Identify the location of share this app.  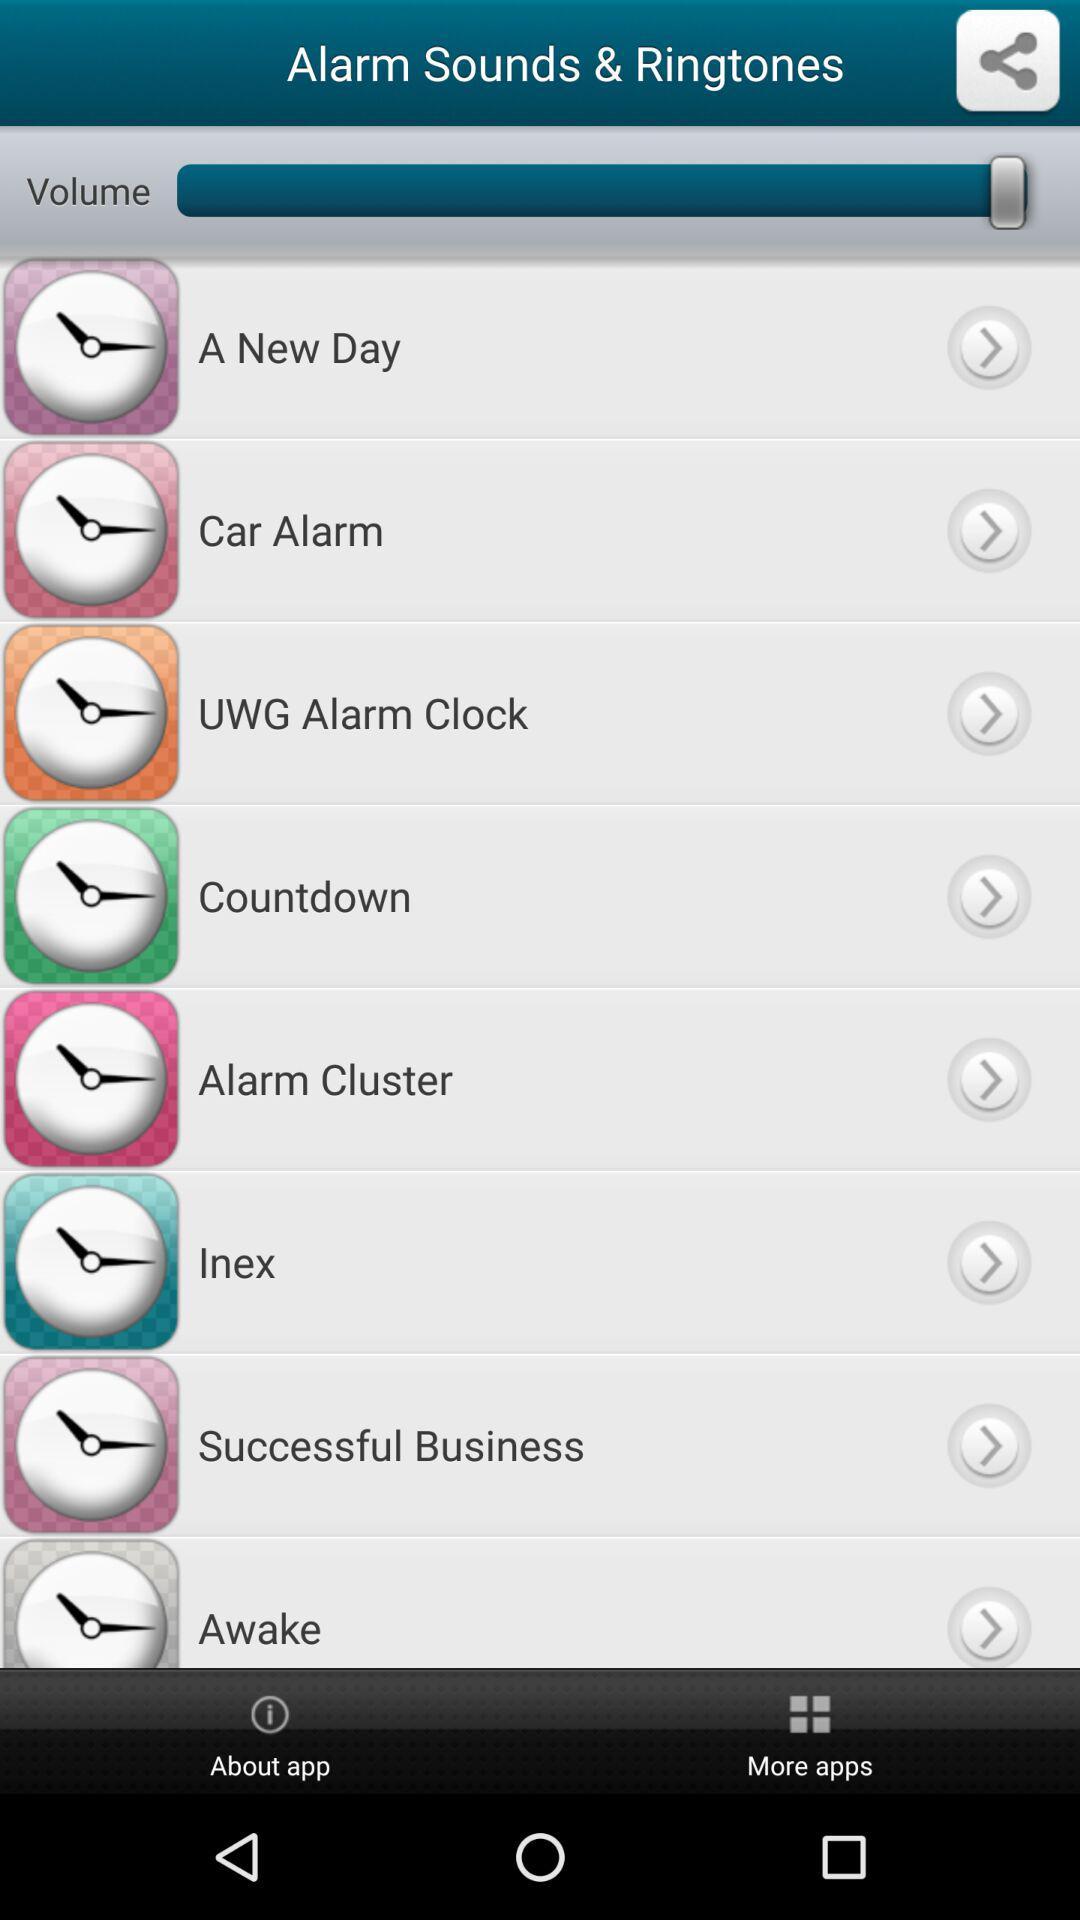
(1007, 62).